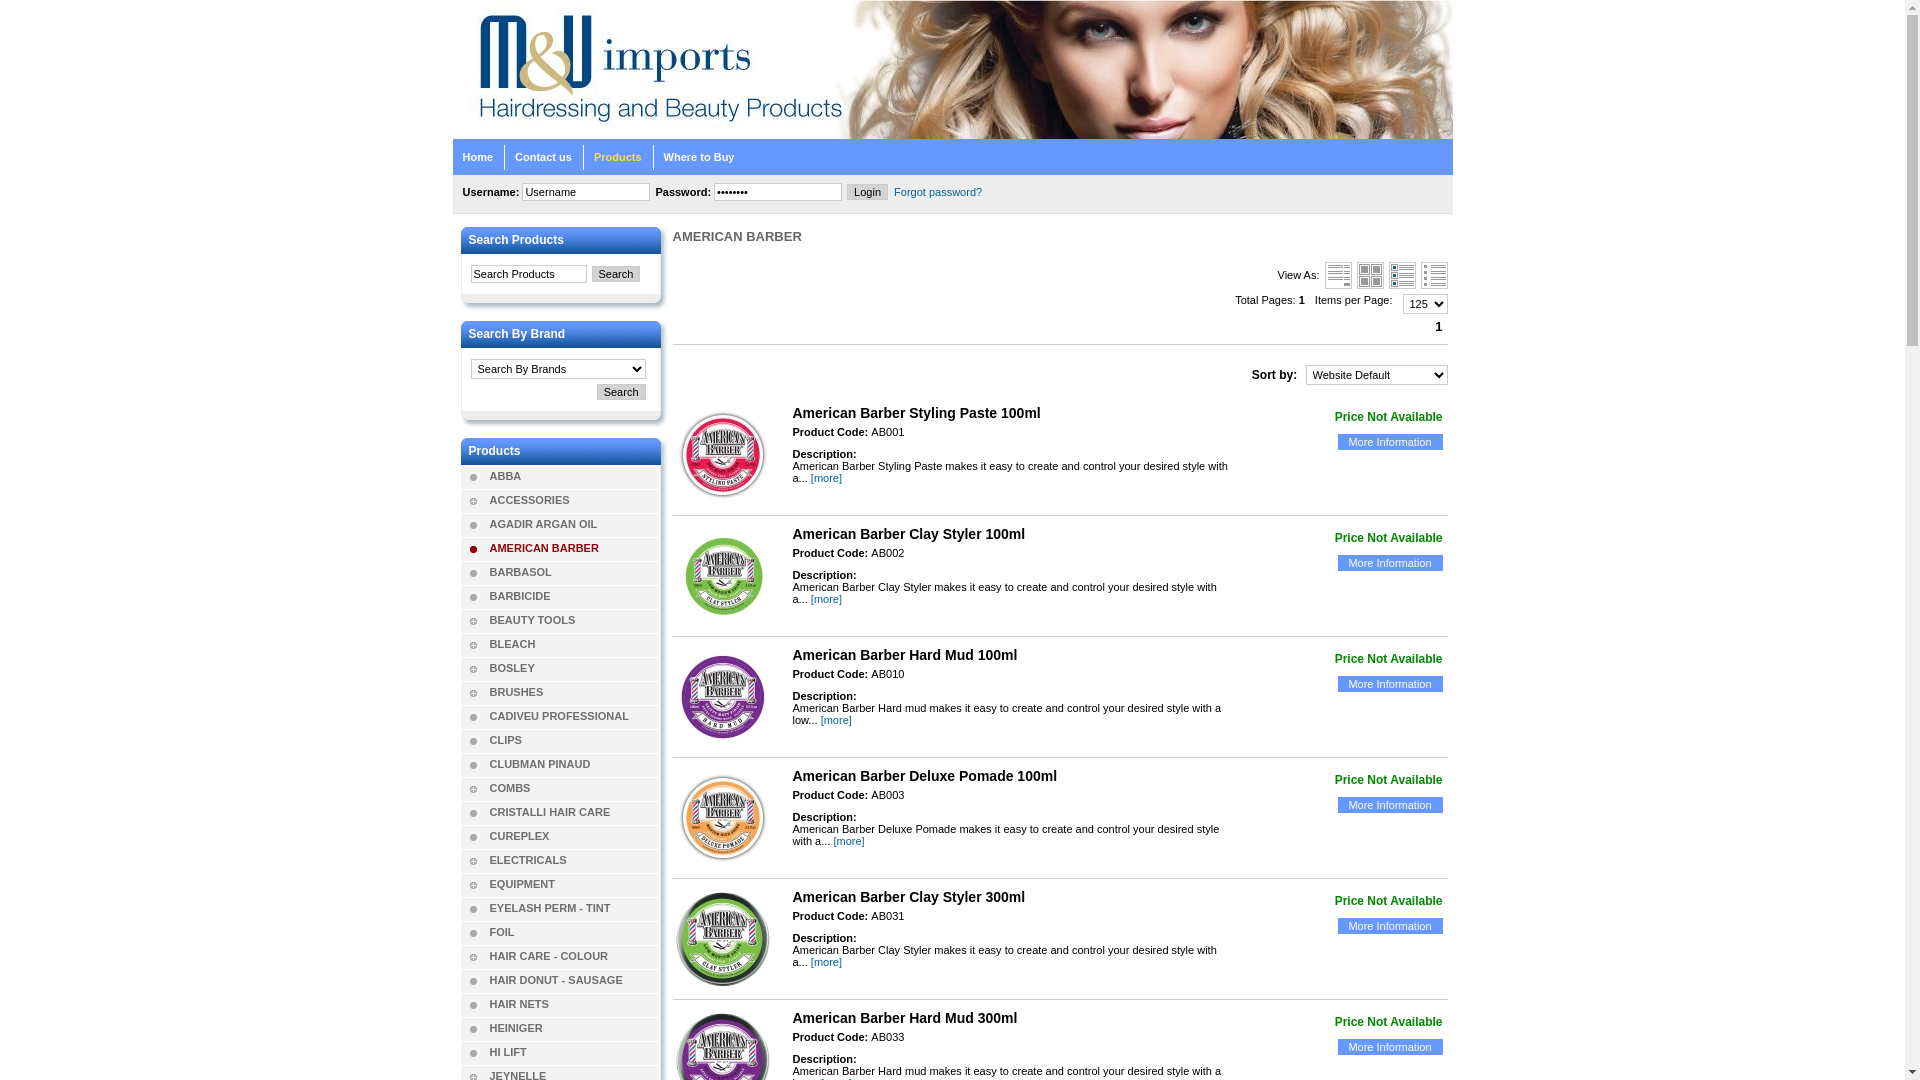  What do you see at coordinates (791, 532) in the screenshot?
I see `'American Barber Clay Styler 100ml'` at bounding box center [791, 532].